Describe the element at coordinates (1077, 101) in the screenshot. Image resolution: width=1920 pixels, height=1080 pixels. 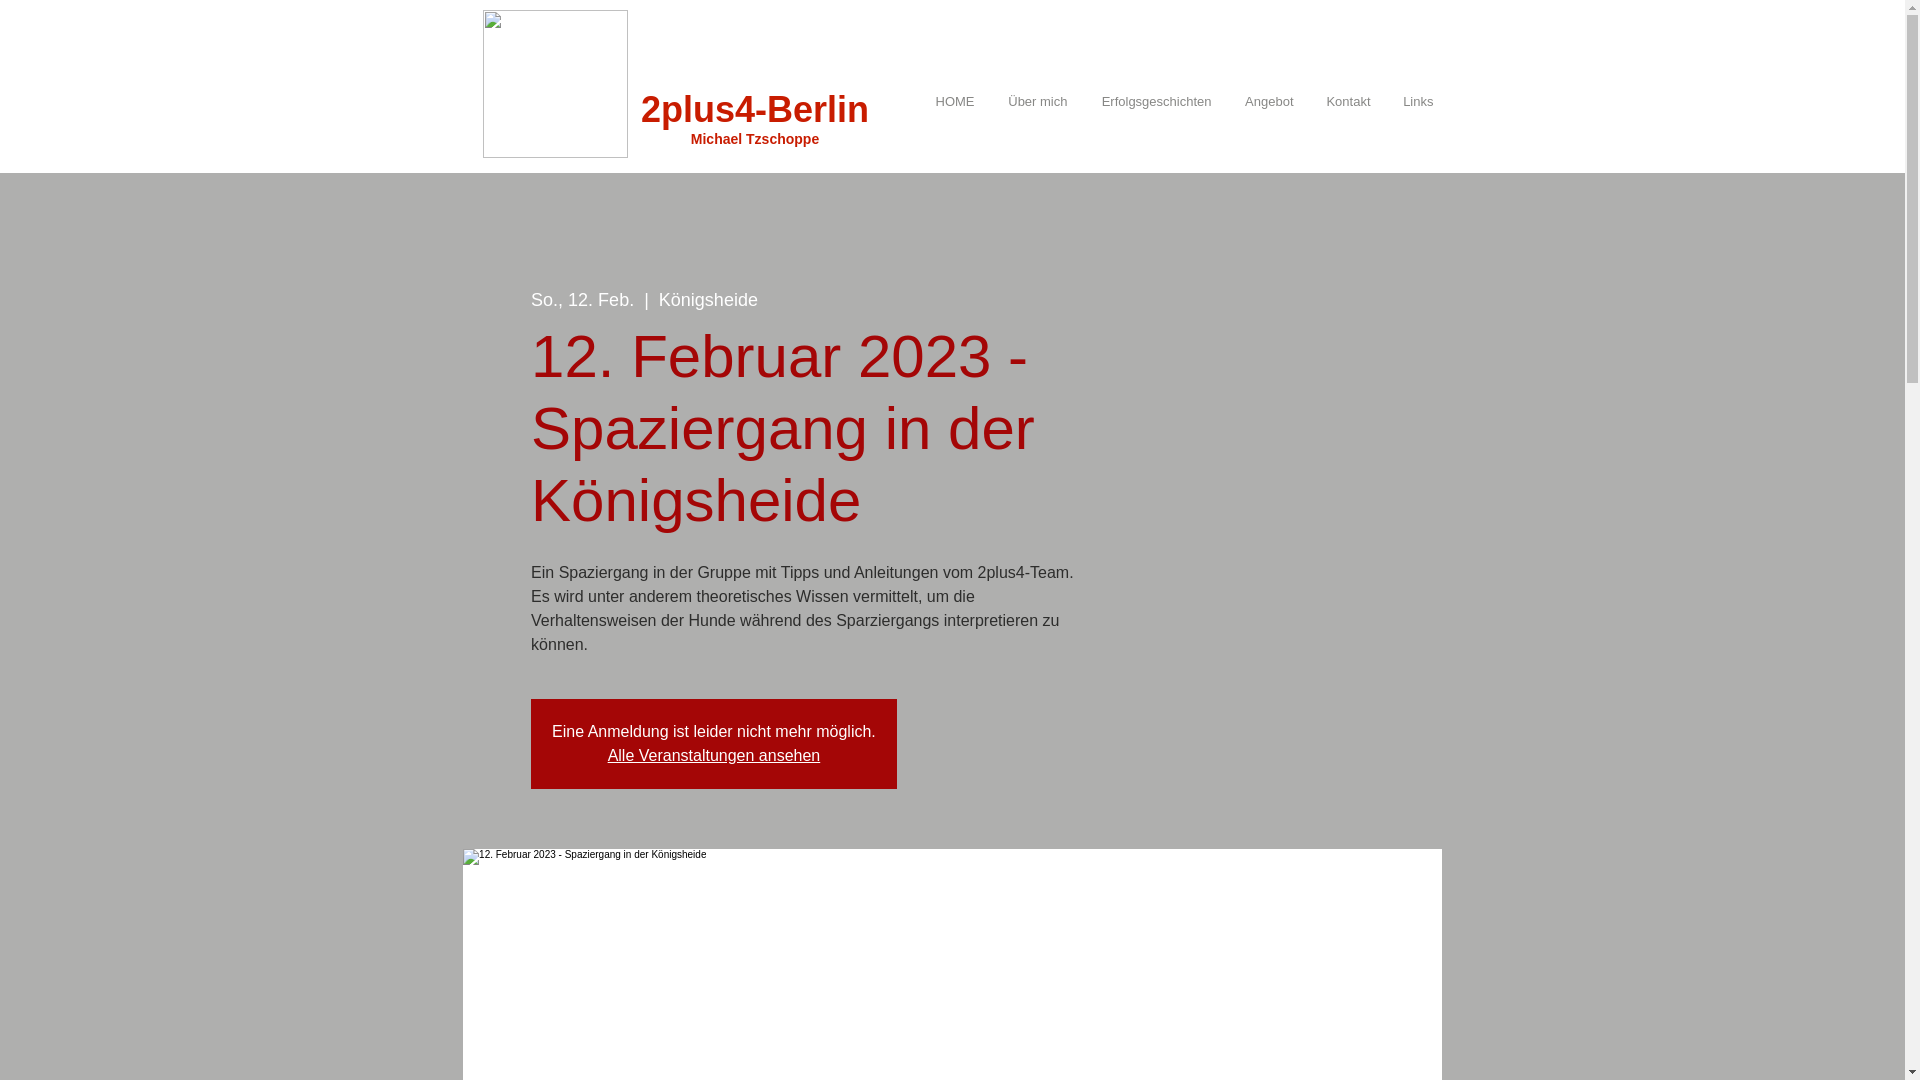
I see `'Erfolgsgeschichten'` at that location.